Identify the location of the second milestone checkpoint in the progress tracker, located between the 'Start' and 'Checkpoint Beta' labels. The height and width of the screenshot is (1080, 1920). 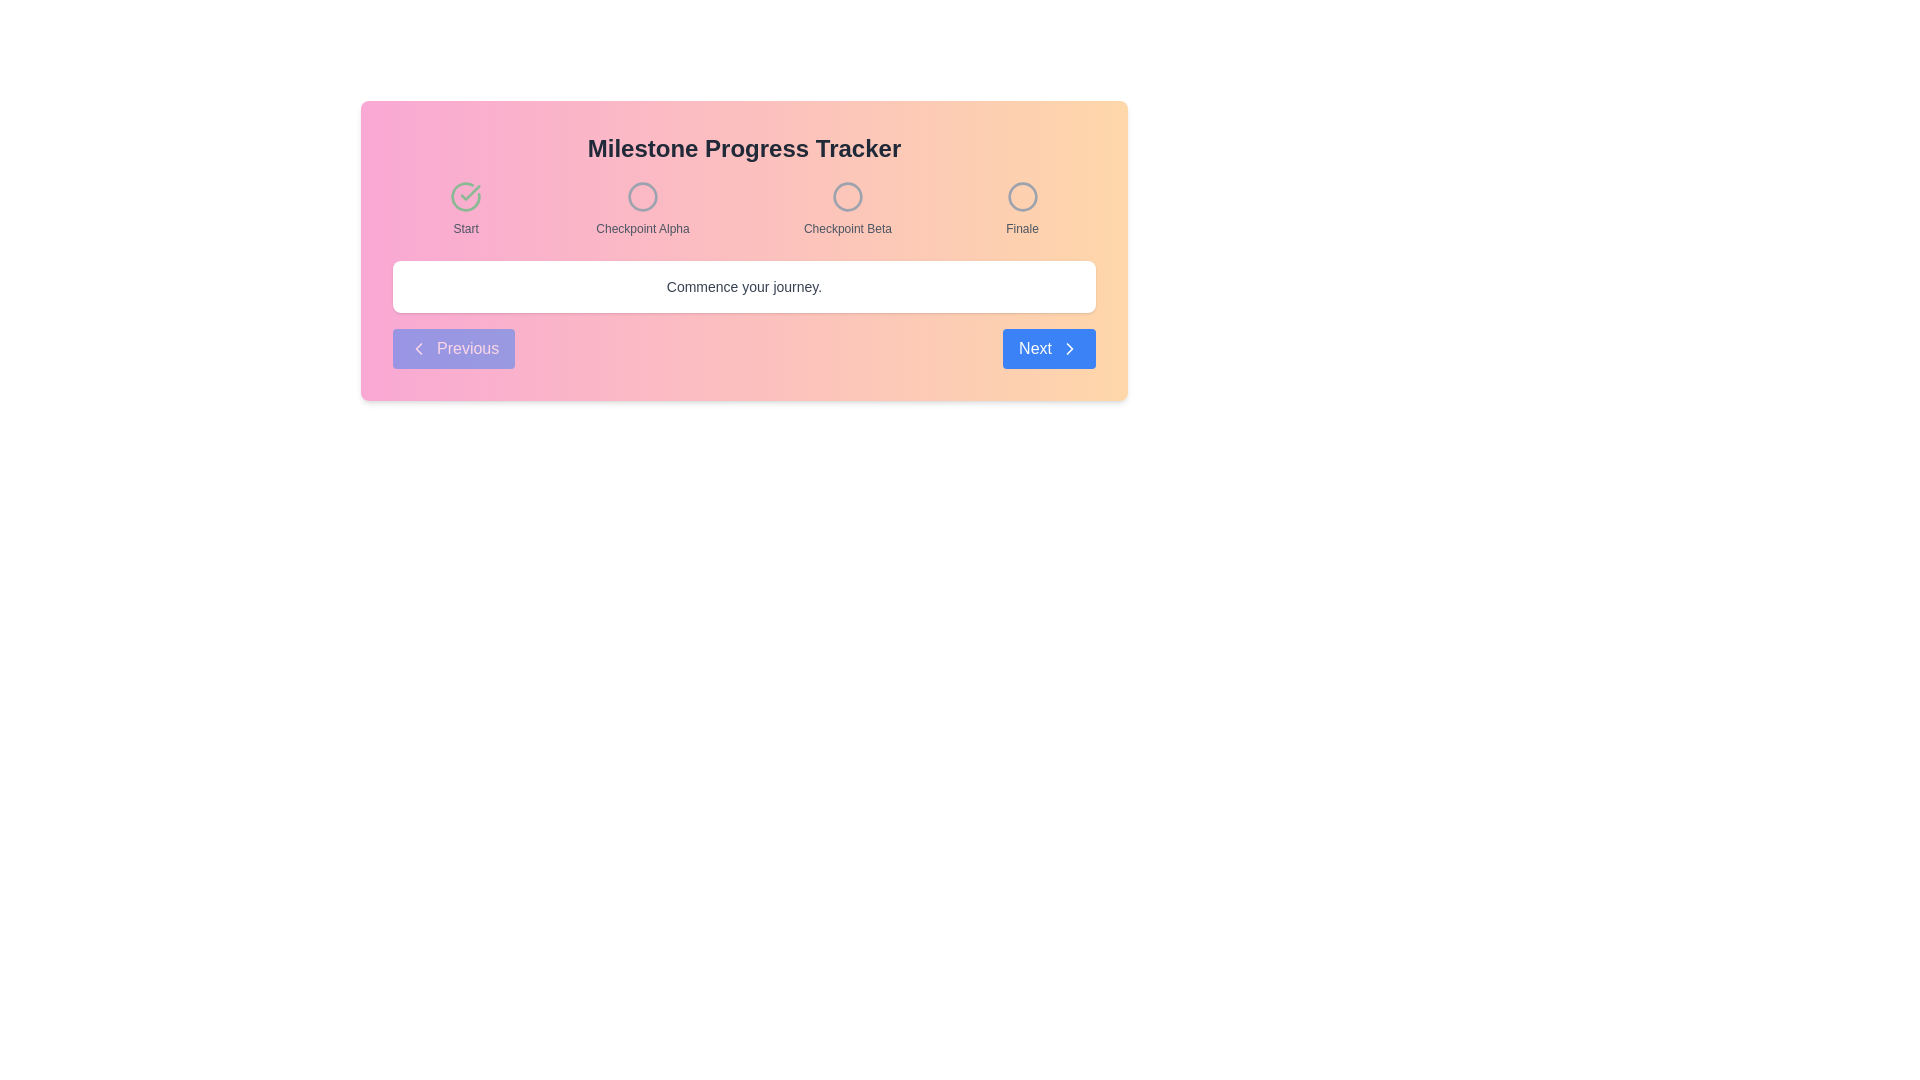
(643, 208).